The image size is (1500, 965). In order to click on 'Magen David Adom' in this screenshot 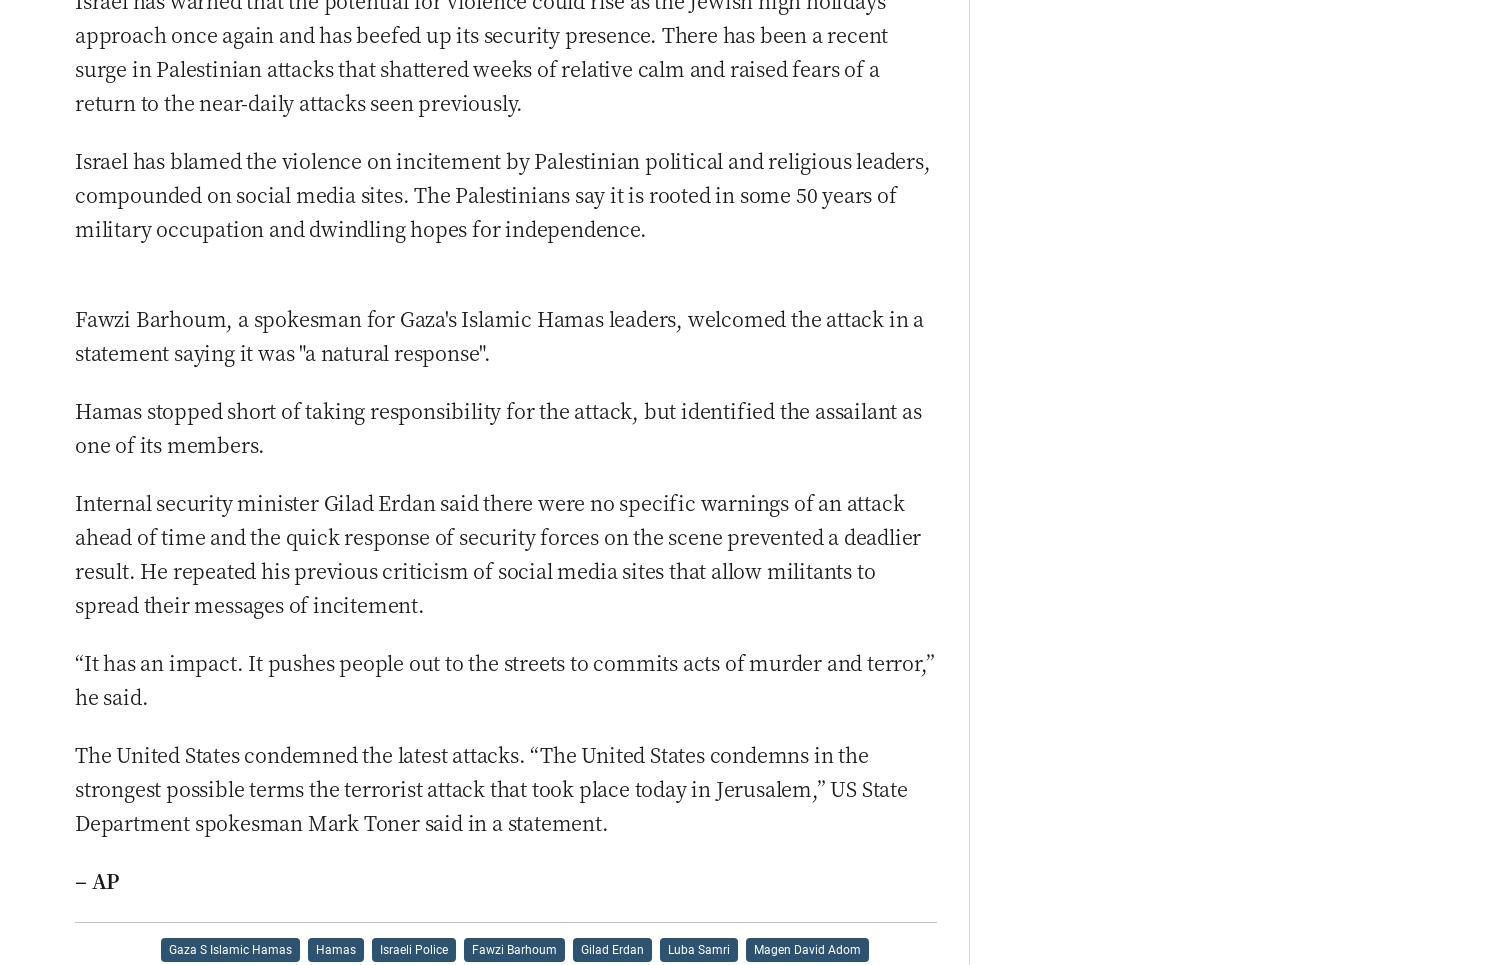, I will do `click(806, 948)`.